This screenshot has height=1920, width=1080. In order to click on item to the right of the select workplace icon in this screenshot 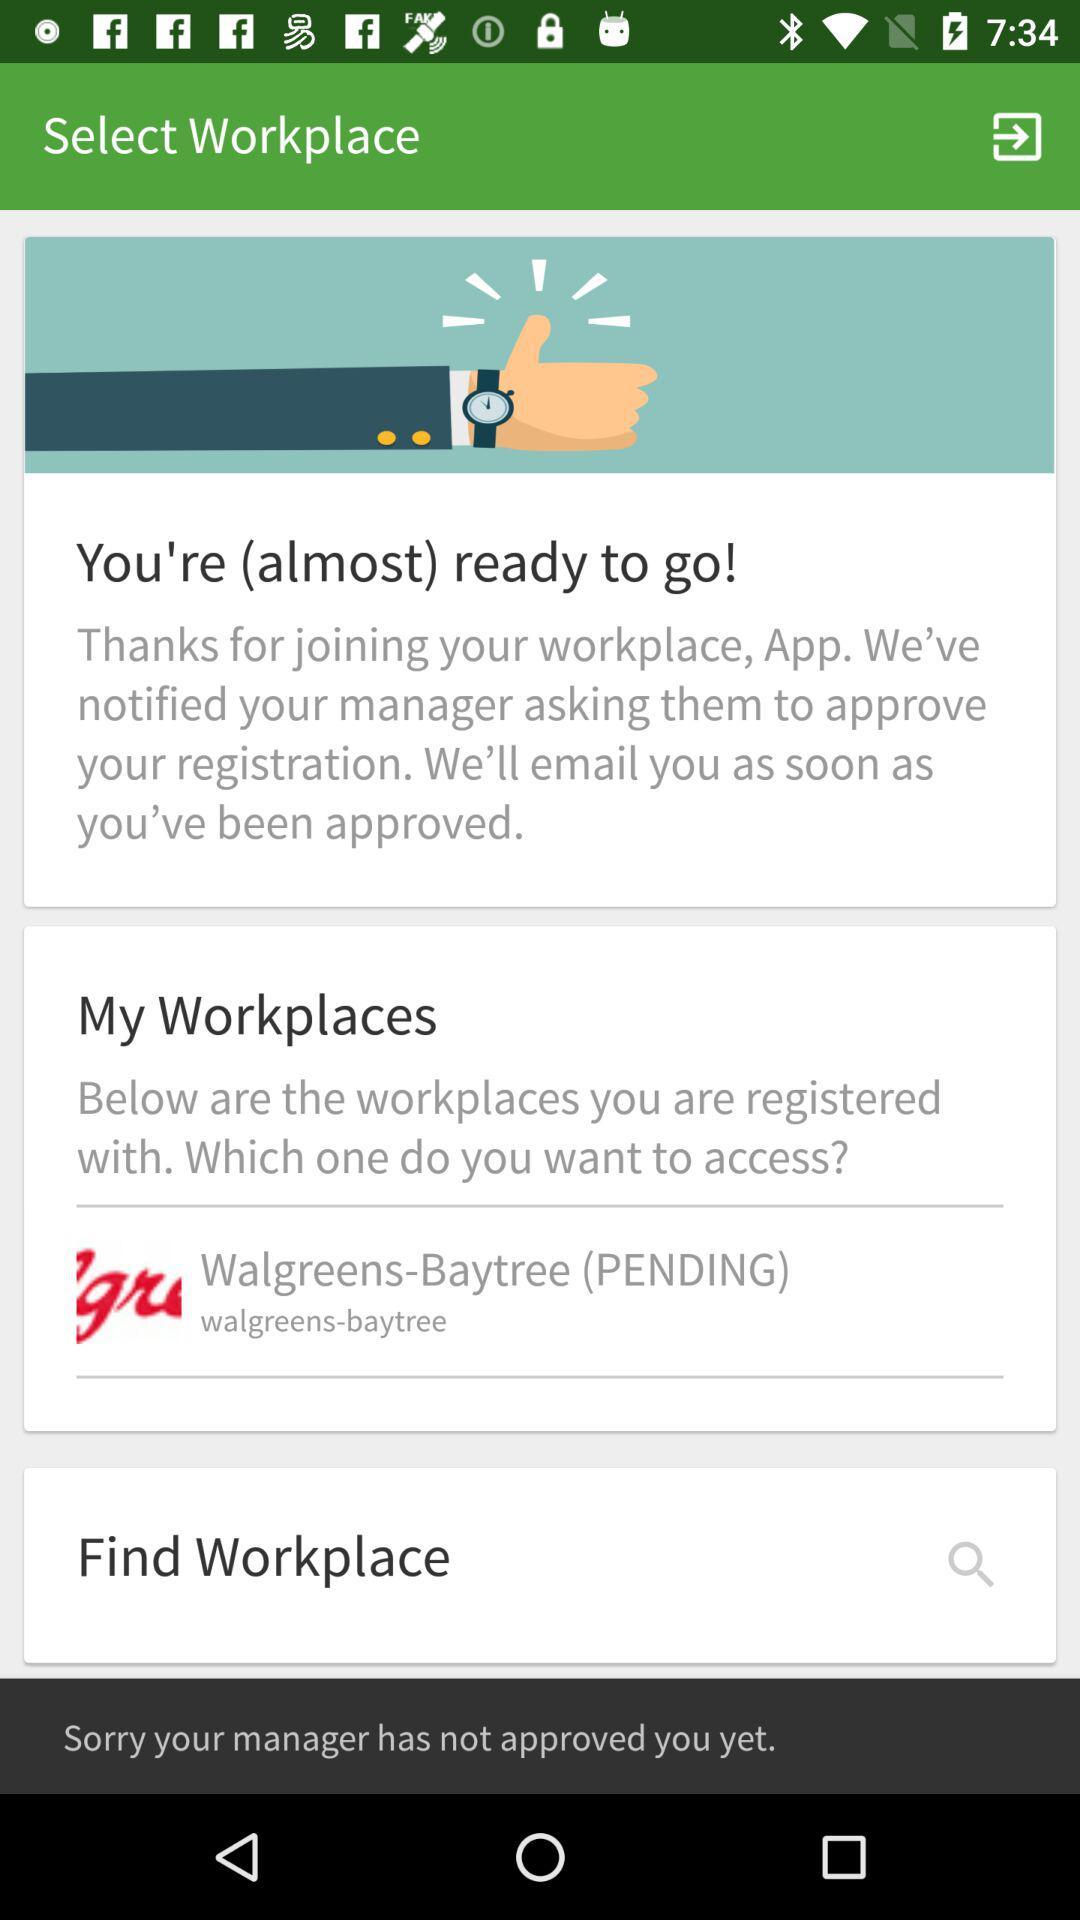, I will do `click(1017, 135)`.